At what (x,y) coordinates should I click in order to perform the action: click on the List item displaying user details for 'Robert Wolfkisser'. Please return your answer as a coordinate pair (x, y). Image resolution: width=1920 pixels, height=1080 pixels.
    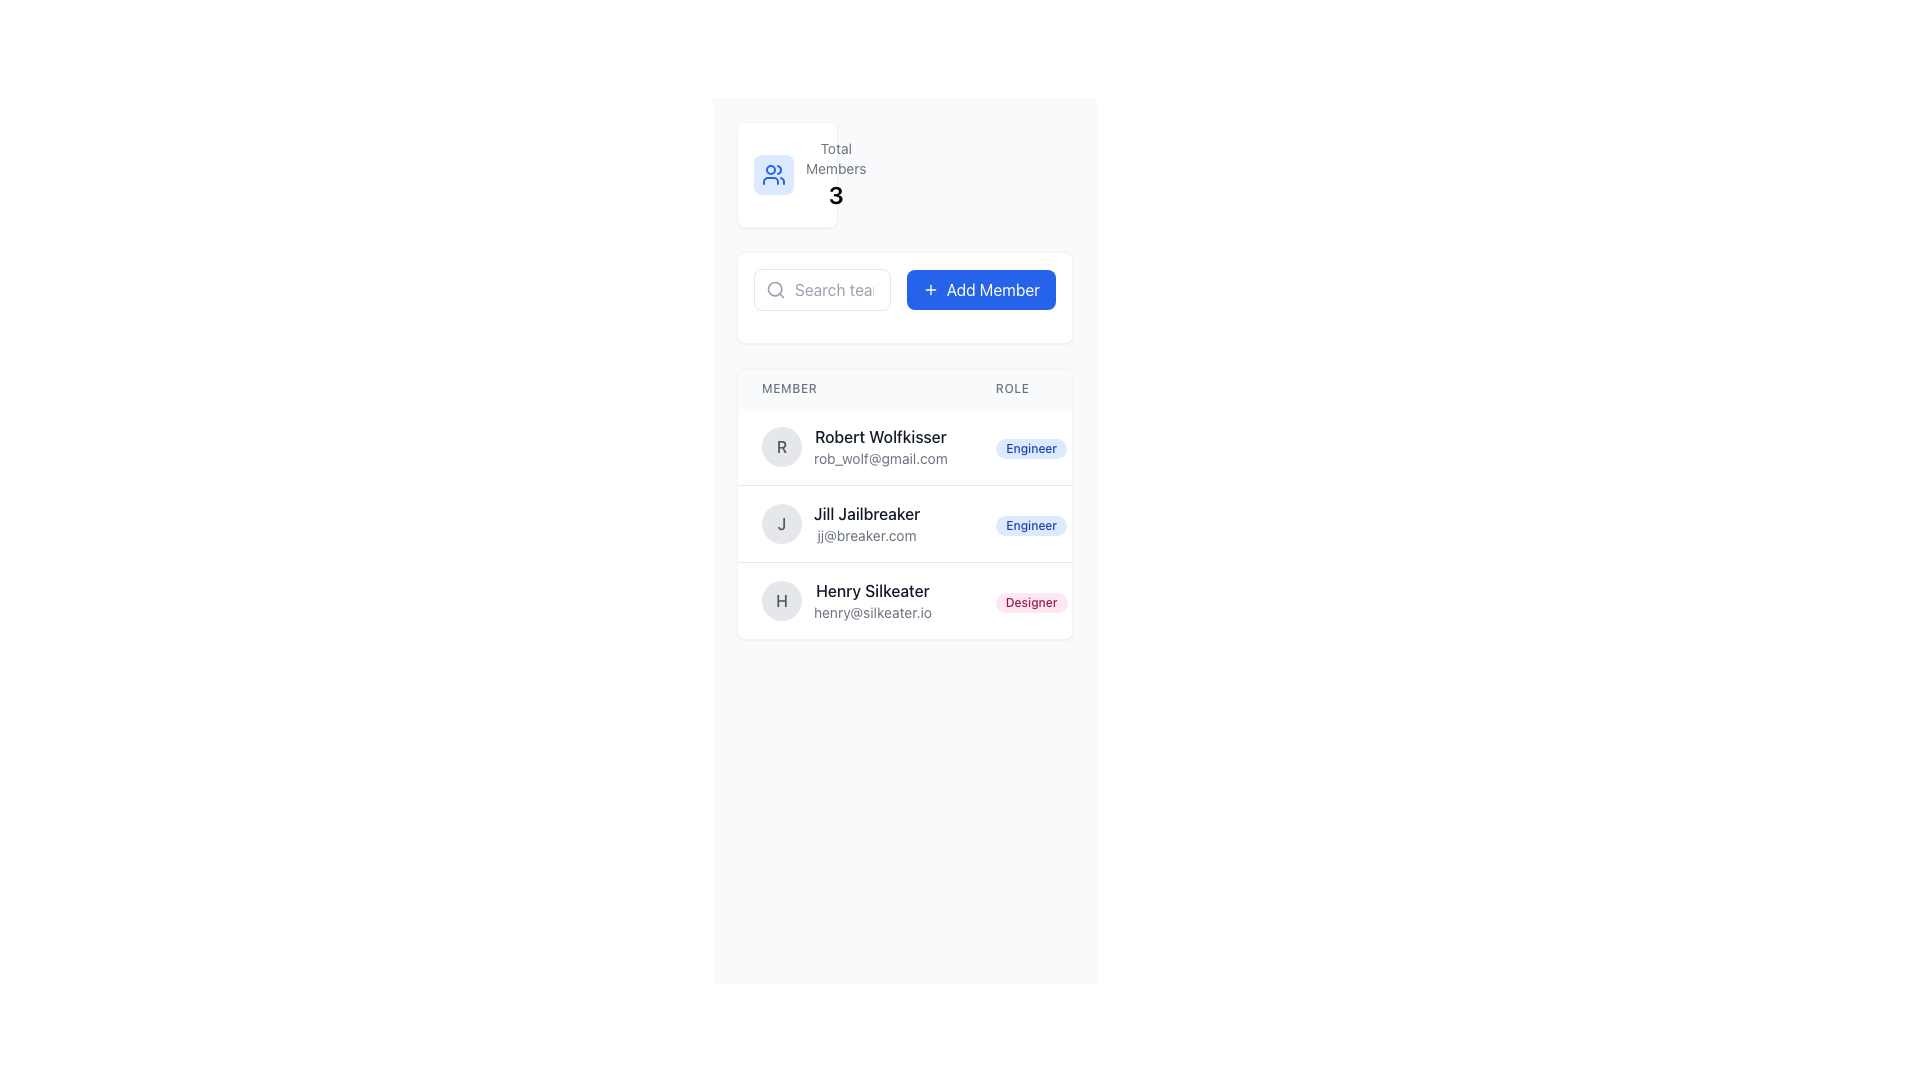
    Looking at the image, I should click on (854, 446).